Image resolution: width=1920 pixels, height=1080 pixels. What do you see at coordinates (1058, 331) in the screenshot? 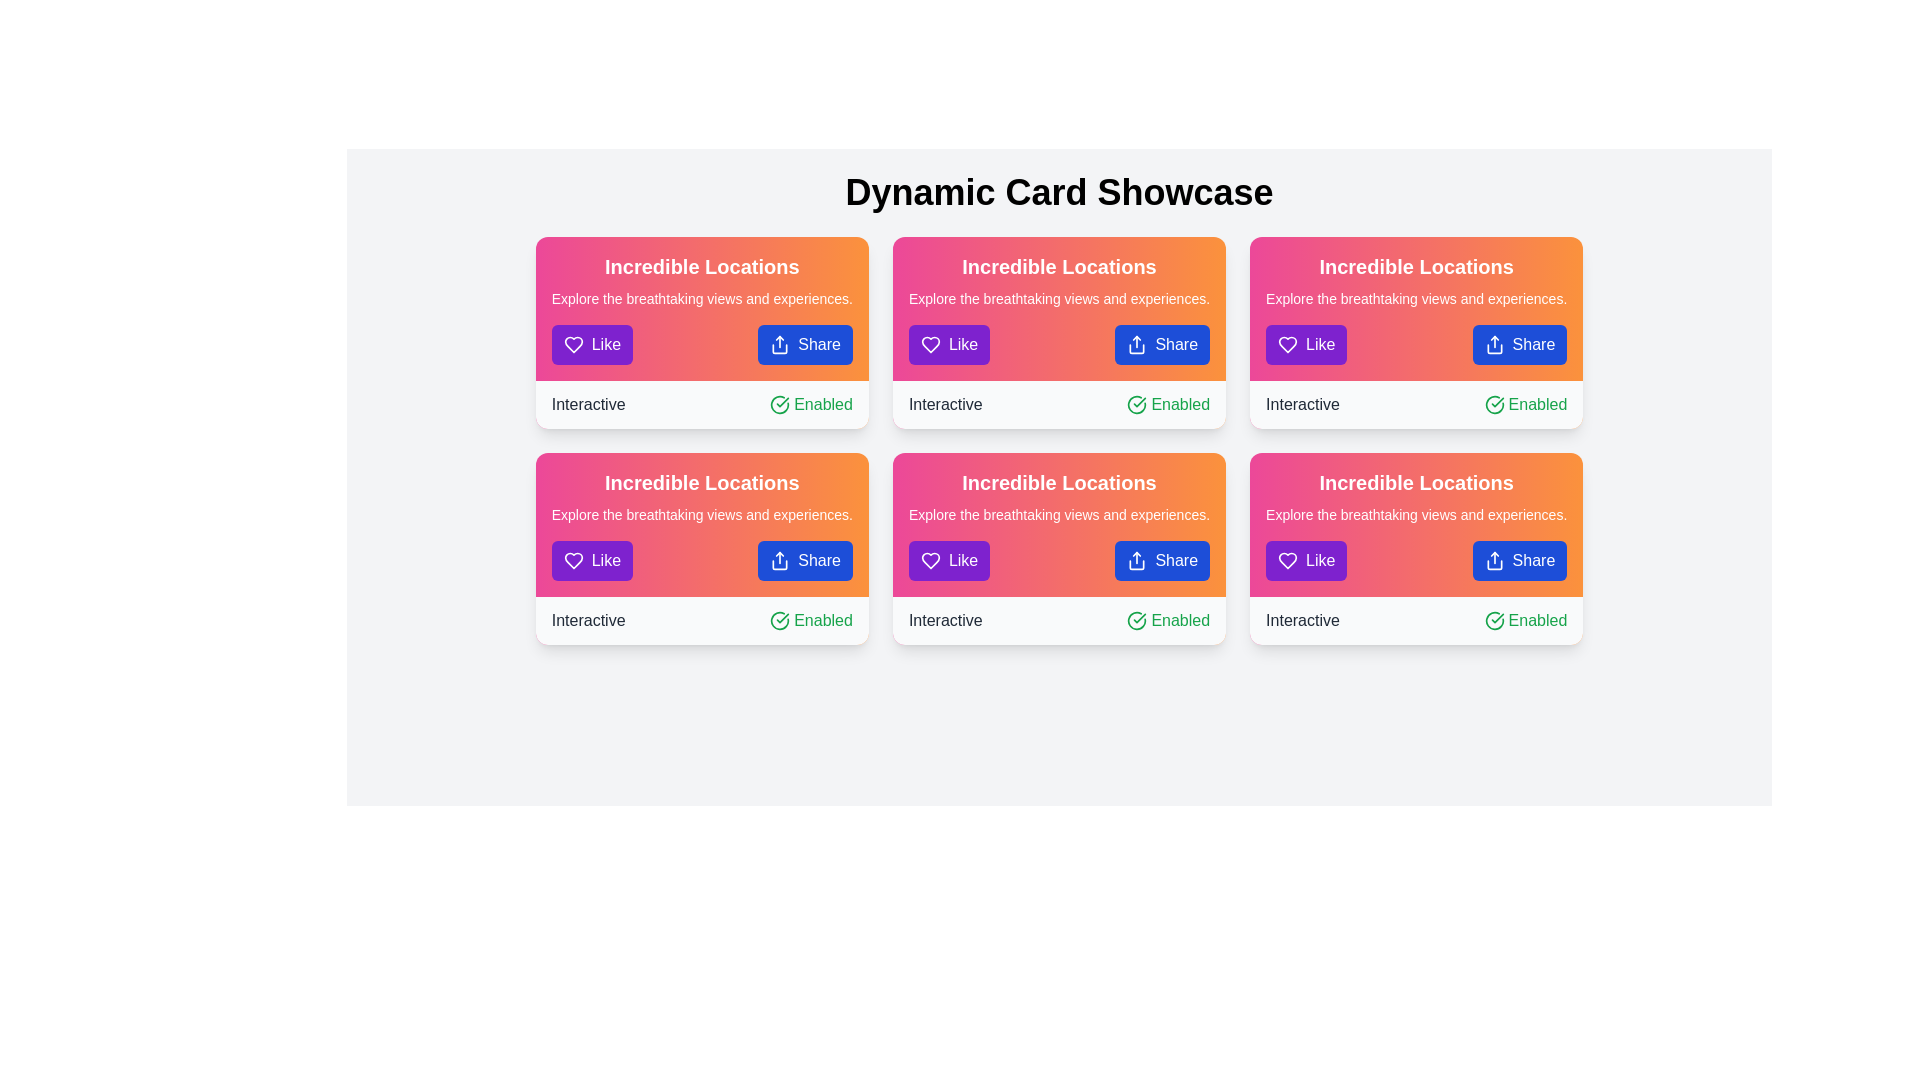
I see `the Like button of the interactive information card located in the second column of the first row to express interest` at bounding box center [1058, 331].